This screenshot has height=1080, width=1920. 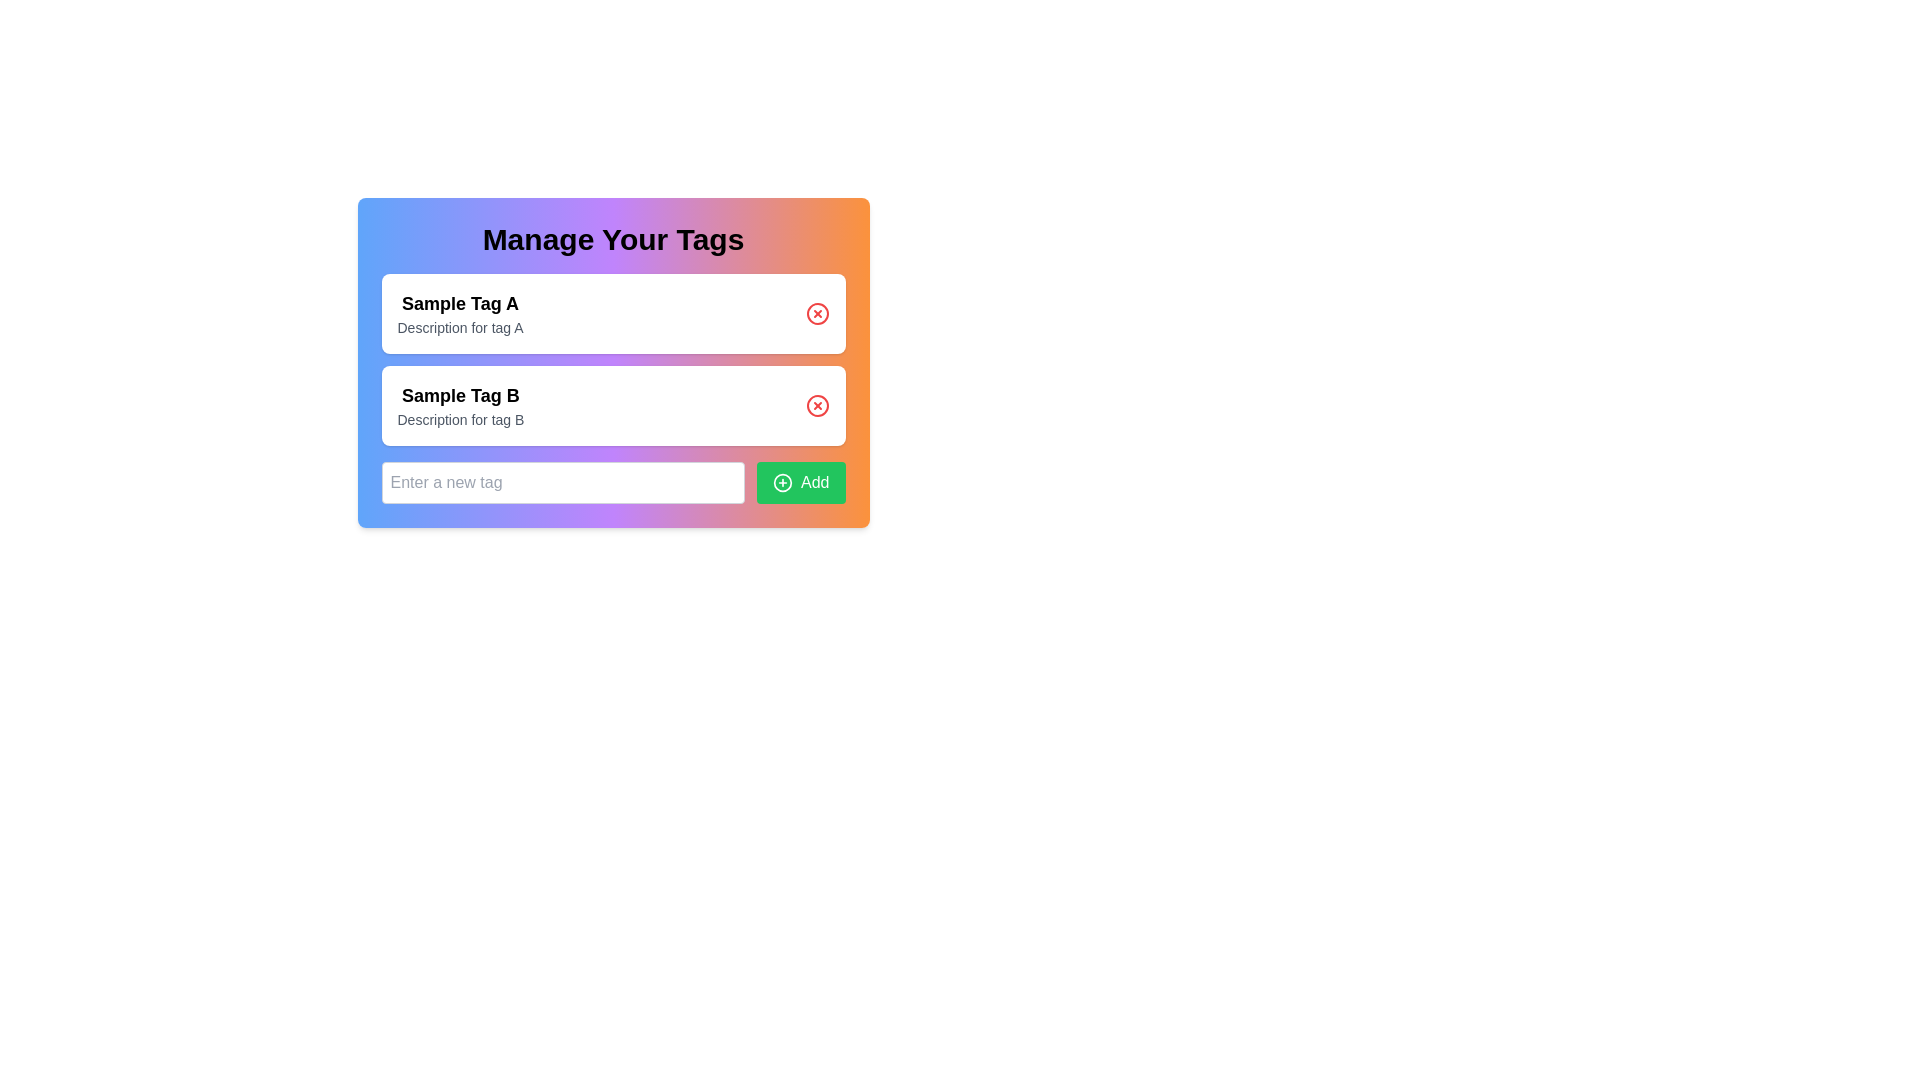 What do you see at coordinates (815, 482) in the screenshot?
I see `the 'Add' button located at the bottom-right corner of the 'Manage Your Tags' interface, which is styled in a green rounded button and contains a plus sign icon` at bounding box center [815, 482].